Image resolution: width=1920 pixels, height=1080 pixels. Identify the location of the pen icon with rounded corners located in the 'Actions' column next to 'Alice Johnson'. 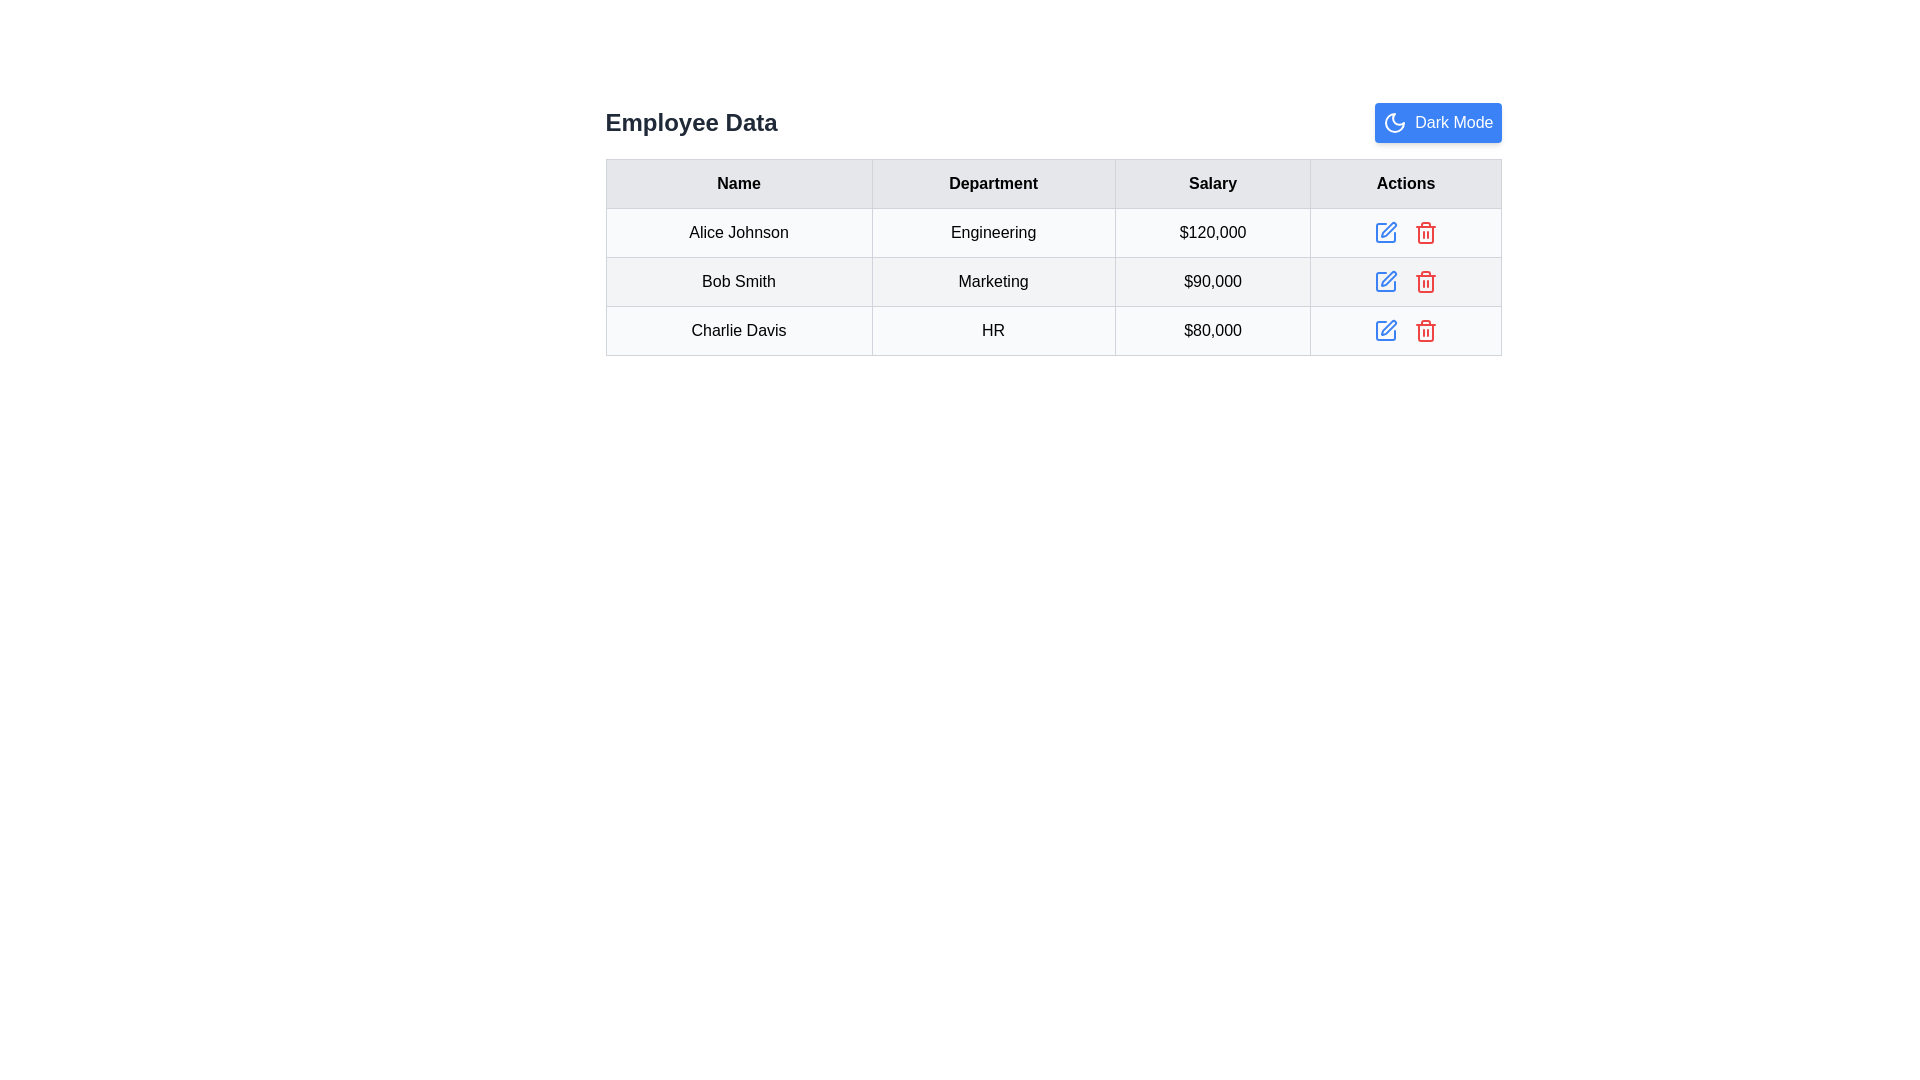
(1385, 231).